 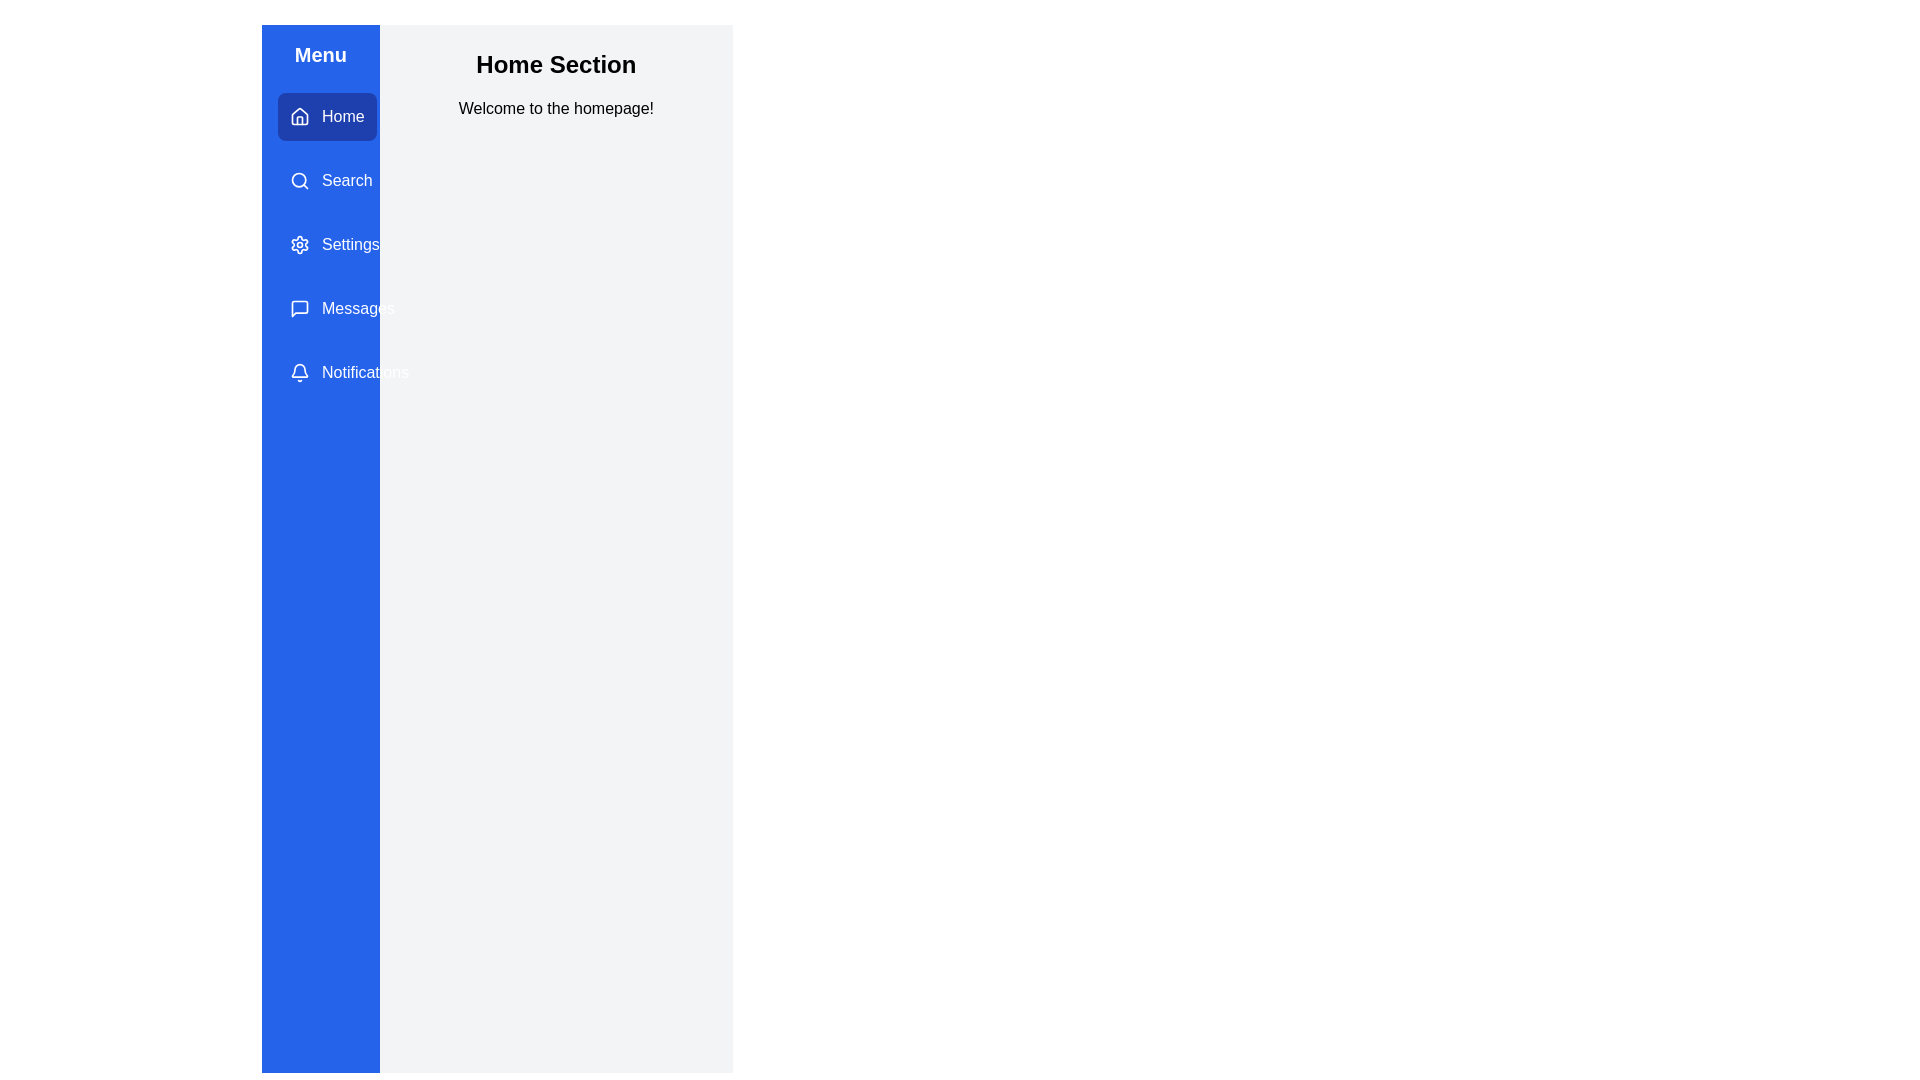 What do you see at coordinates (556, 64) in the screenshot?
I see `'Home Section' header text element, which is displayed in a bold and larger font size, located at the top of the main content area` at bounding box center [556, 64].